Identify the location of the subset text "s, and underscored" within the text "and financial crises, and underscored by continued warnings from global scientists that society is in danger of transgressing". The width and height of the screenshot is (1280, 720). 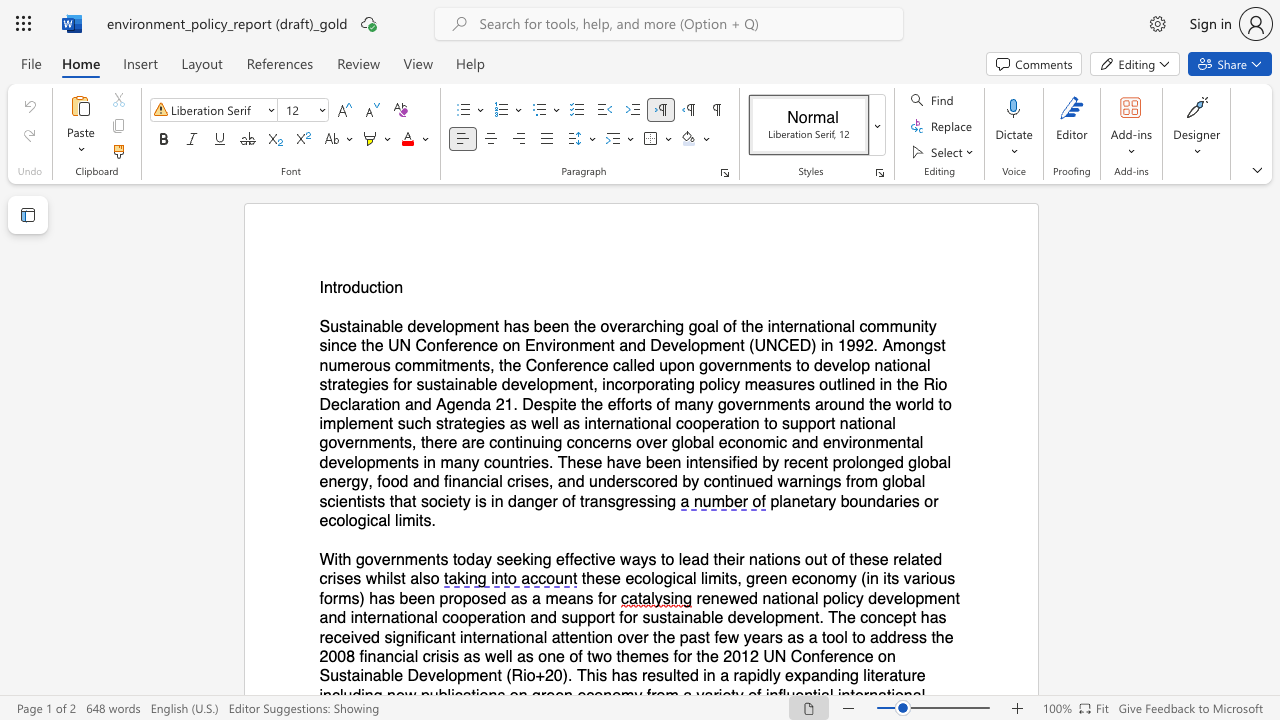
(540, 482).